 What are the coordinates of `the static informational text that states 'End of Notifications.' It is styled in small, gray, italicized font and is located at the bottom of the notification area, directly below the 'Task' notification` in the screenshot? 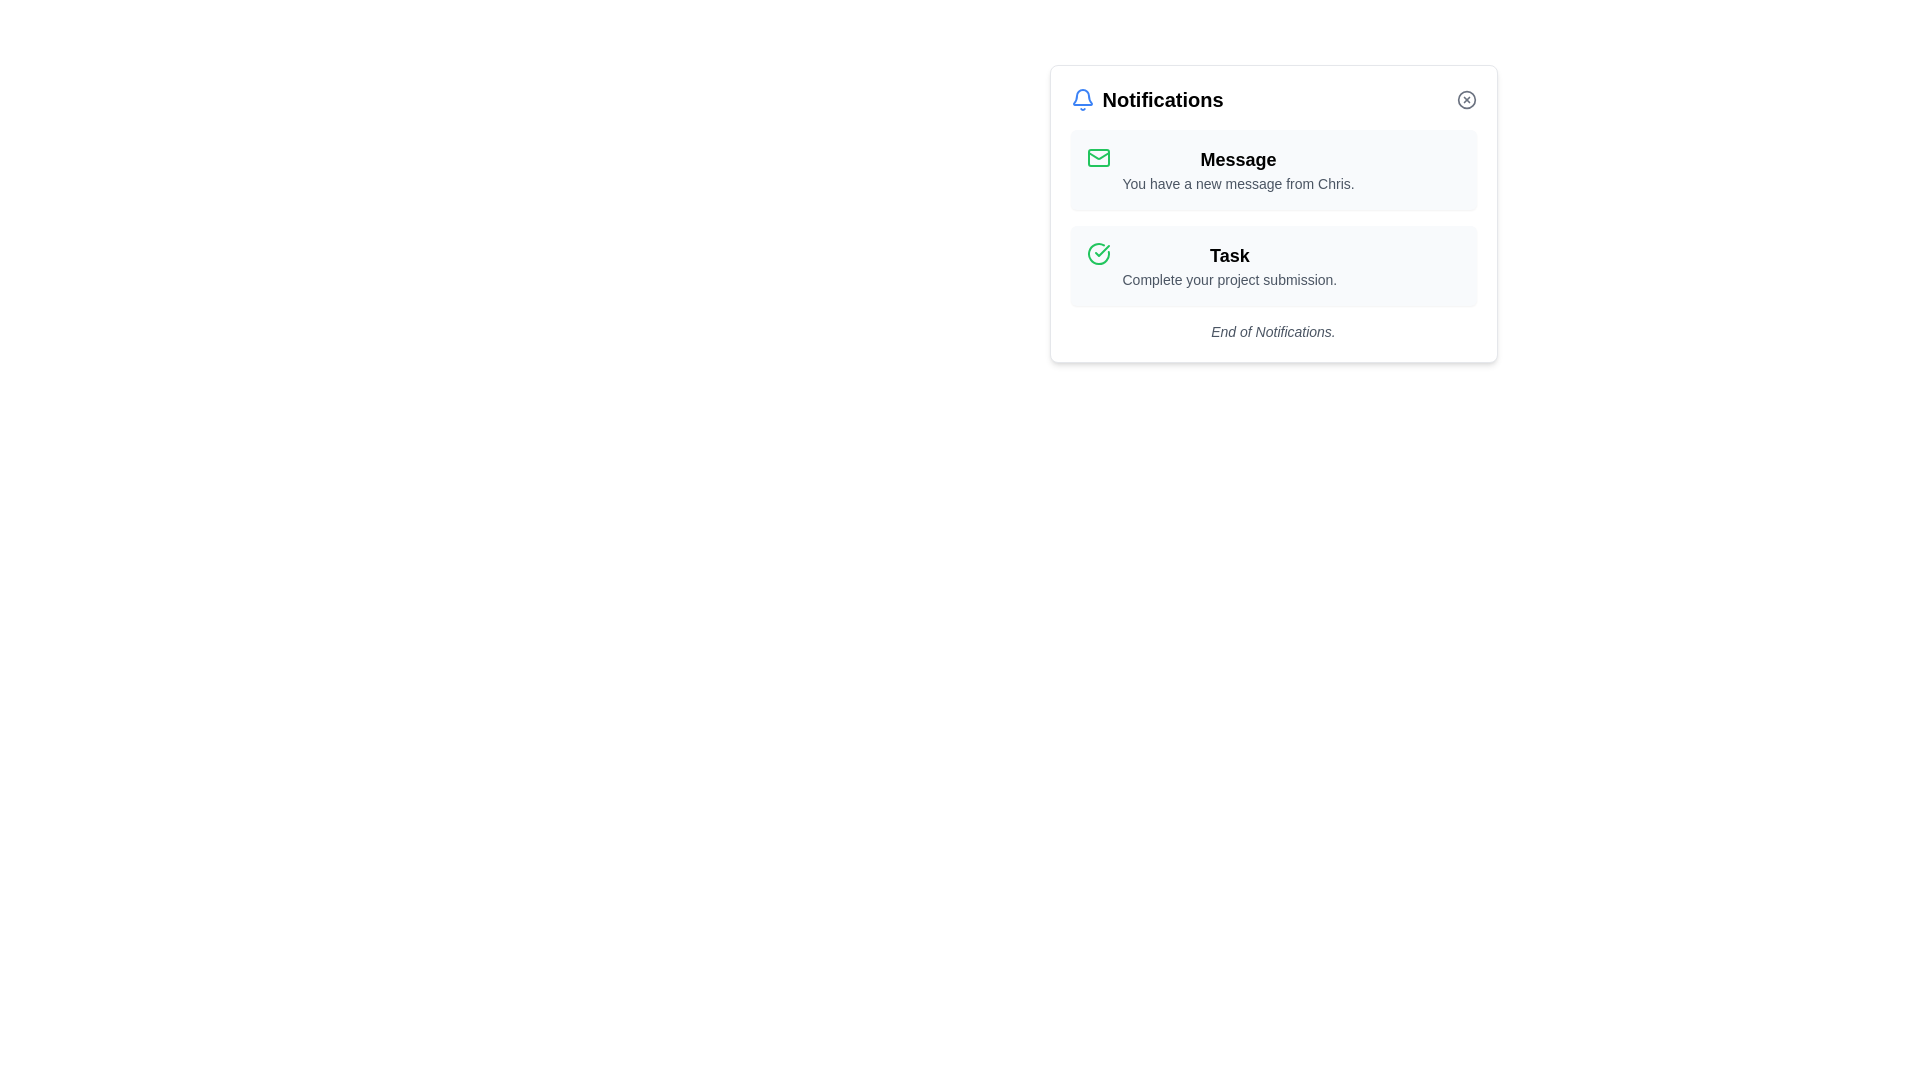 It's located at (1272, 330).